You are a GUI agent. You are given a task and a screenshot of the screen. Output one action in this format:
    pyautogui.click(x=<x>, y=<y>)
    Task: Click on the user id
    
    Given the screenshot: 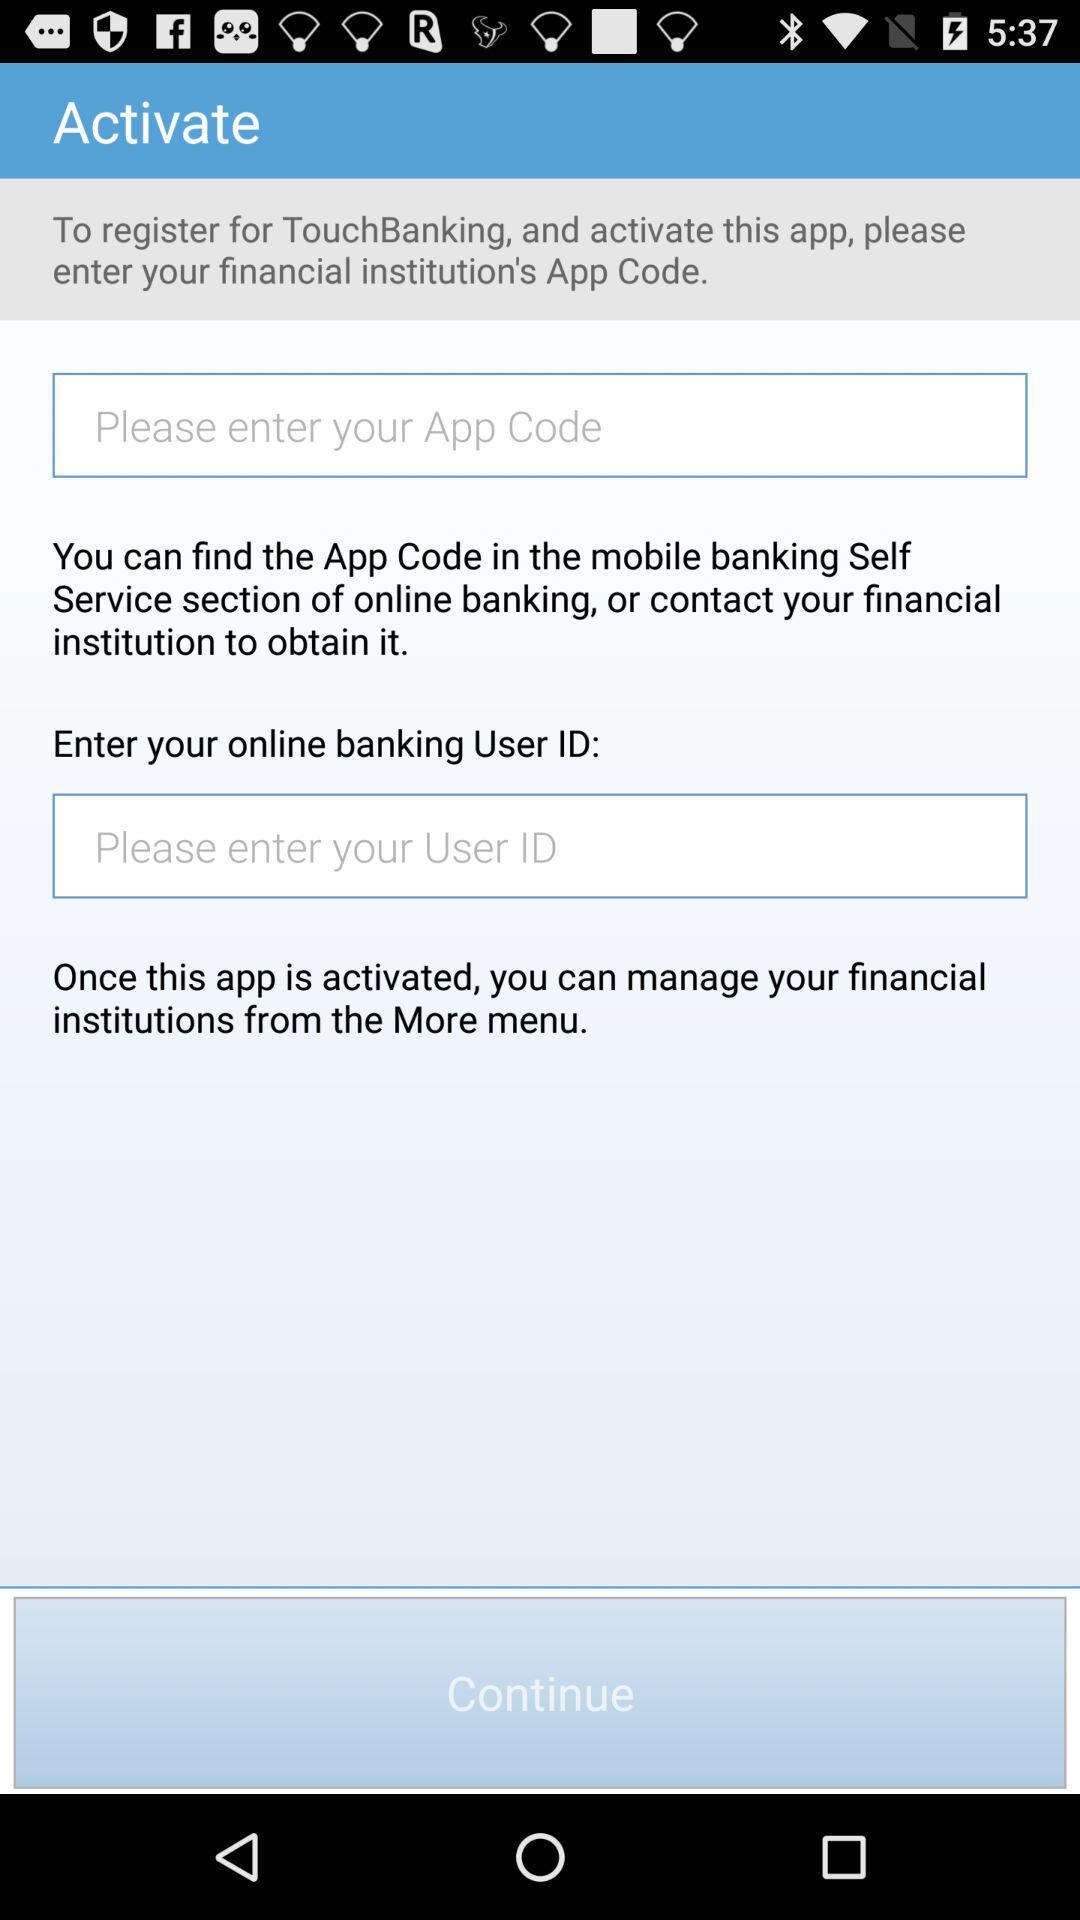 What is the action you would take?
    pyautogui.click(x=550, y=845)
    